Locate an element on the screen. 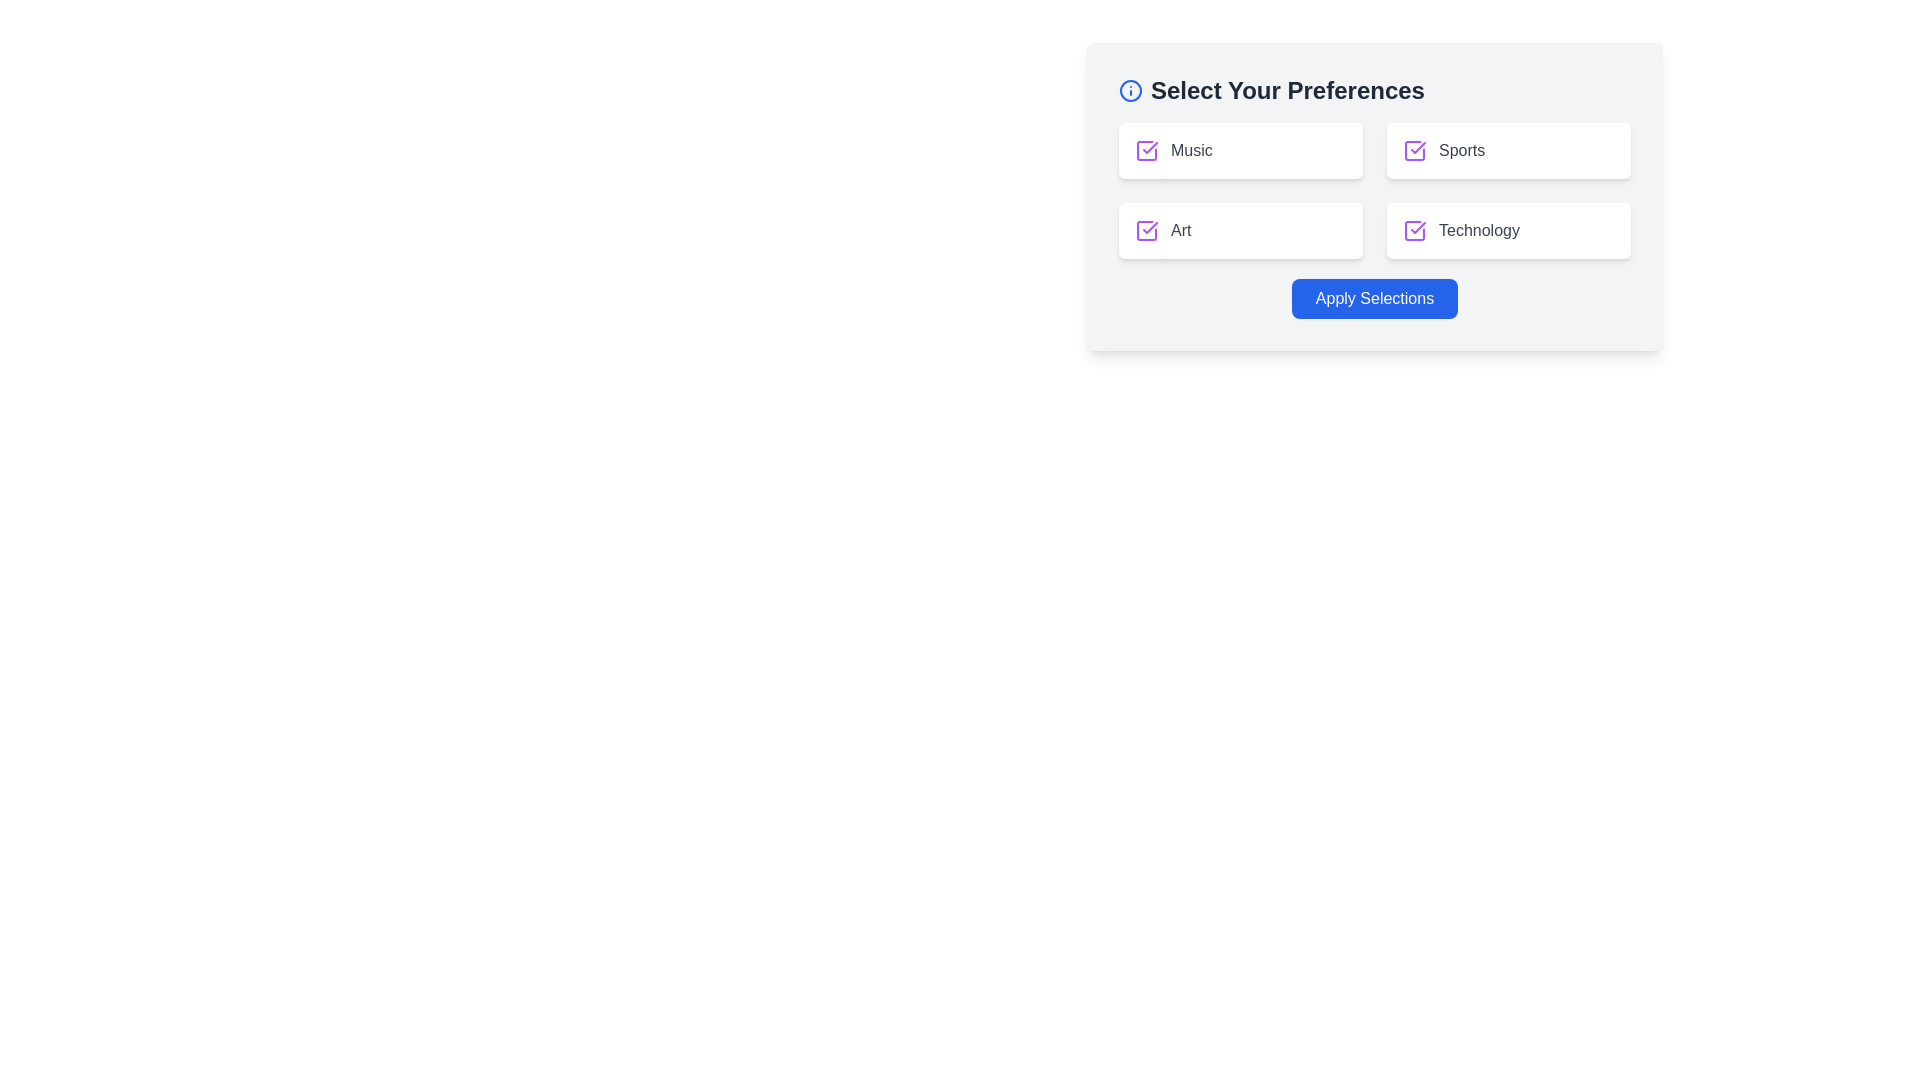 This screenshot has height=1080, width=1920. the blue circular information icon located to the immediate left of the 'Select Your Preferences' heading in the header section of the user interface card is located at coordinates (1131, 91).